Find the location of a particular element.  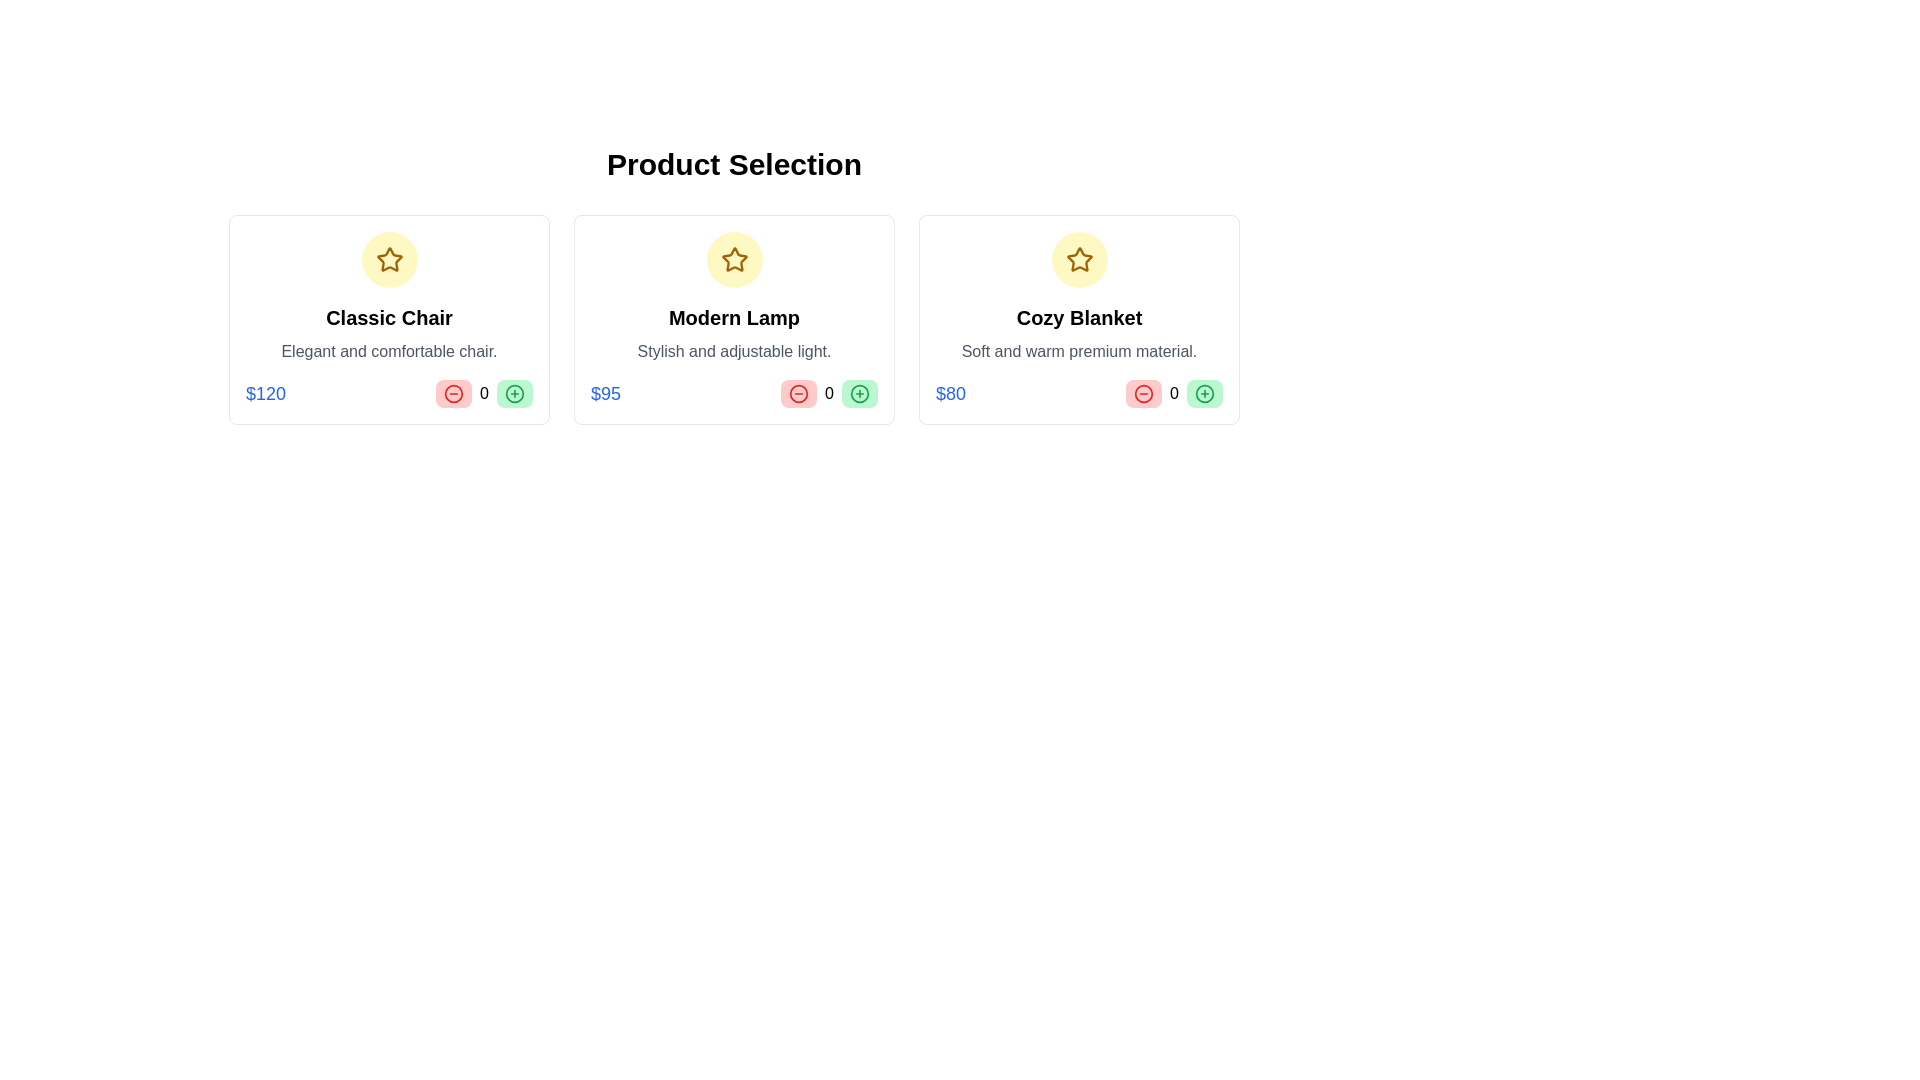

the circular SVG element representing an icon within the 'Modern Lamp' product card, located at the bottom-right corner is located at coordinates (859, 393).